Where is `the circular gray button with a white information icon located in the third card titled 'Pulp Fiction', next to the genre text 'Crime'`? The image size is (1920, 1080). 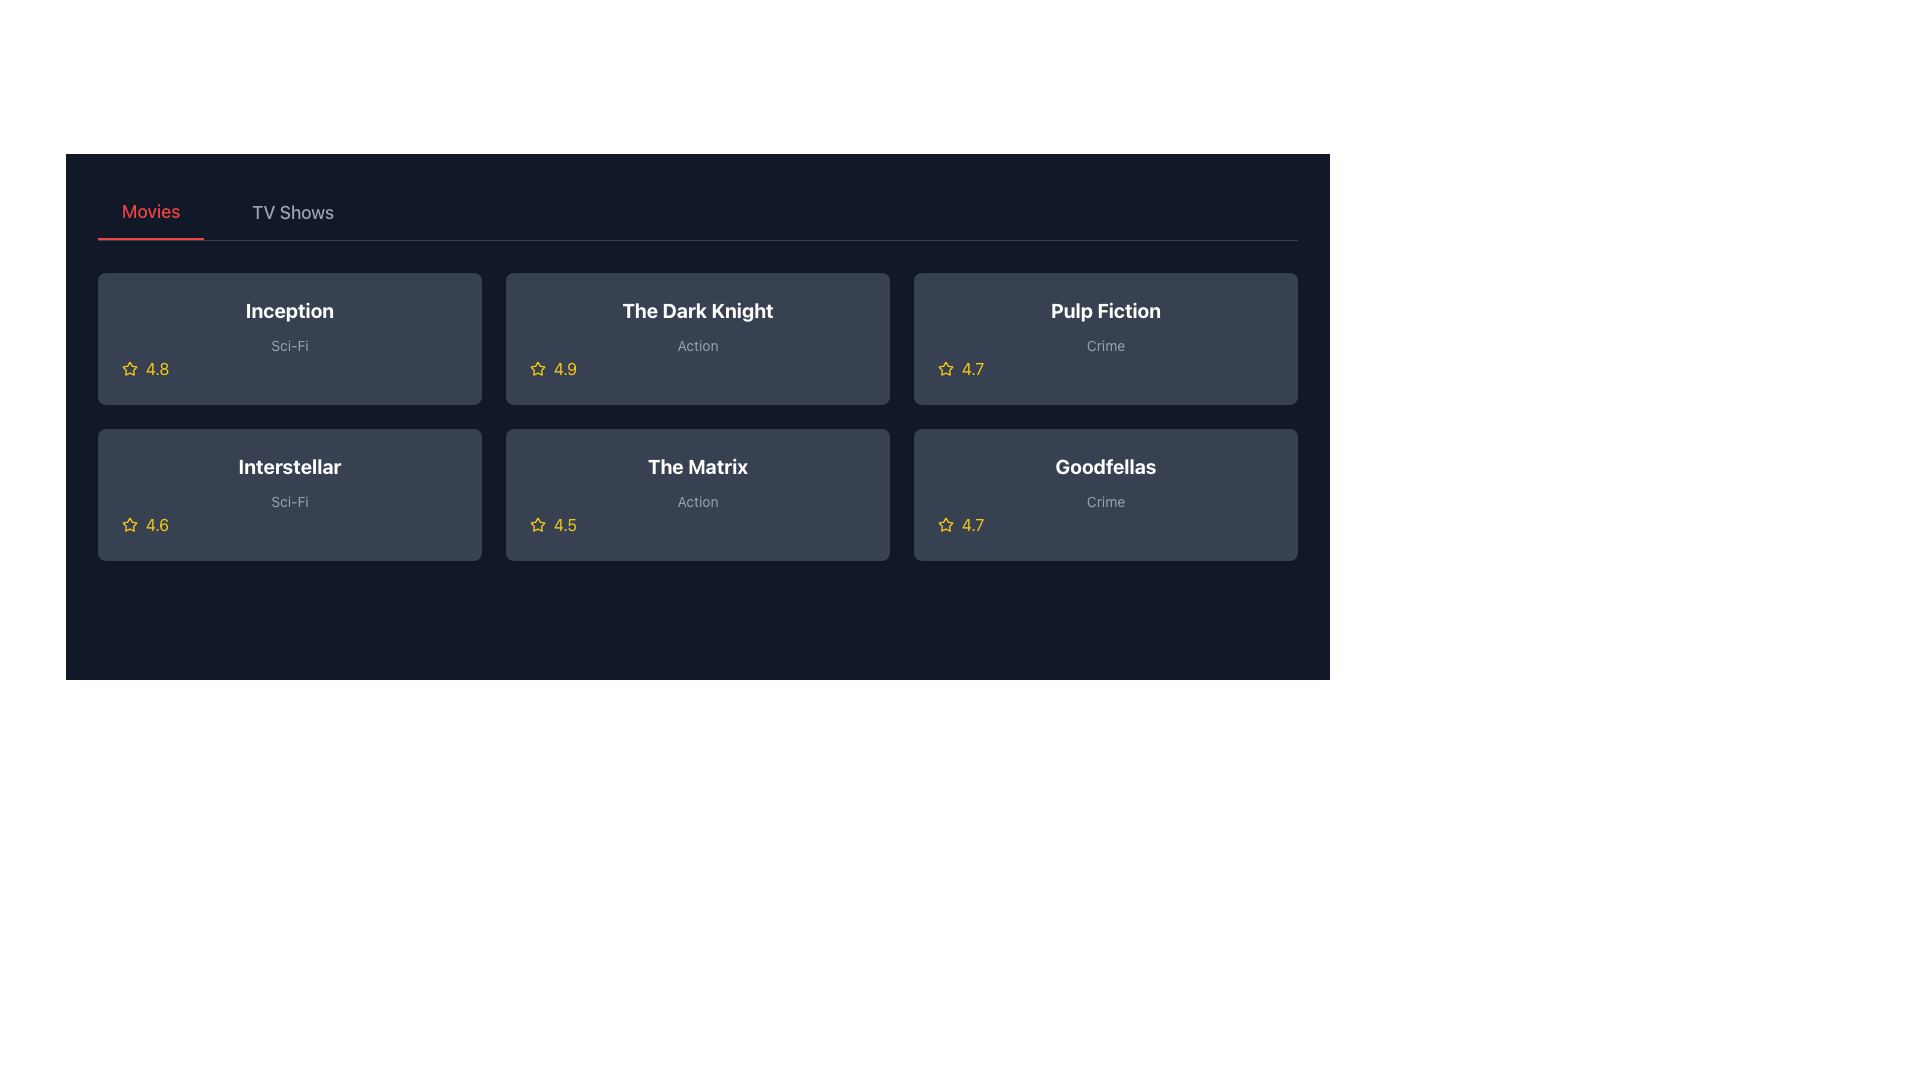 the circular gray button with a white information icon located in the third card titled 'Pulp Fiction', next to the genre text 'Crime' is located at coordinates (1104, 338).